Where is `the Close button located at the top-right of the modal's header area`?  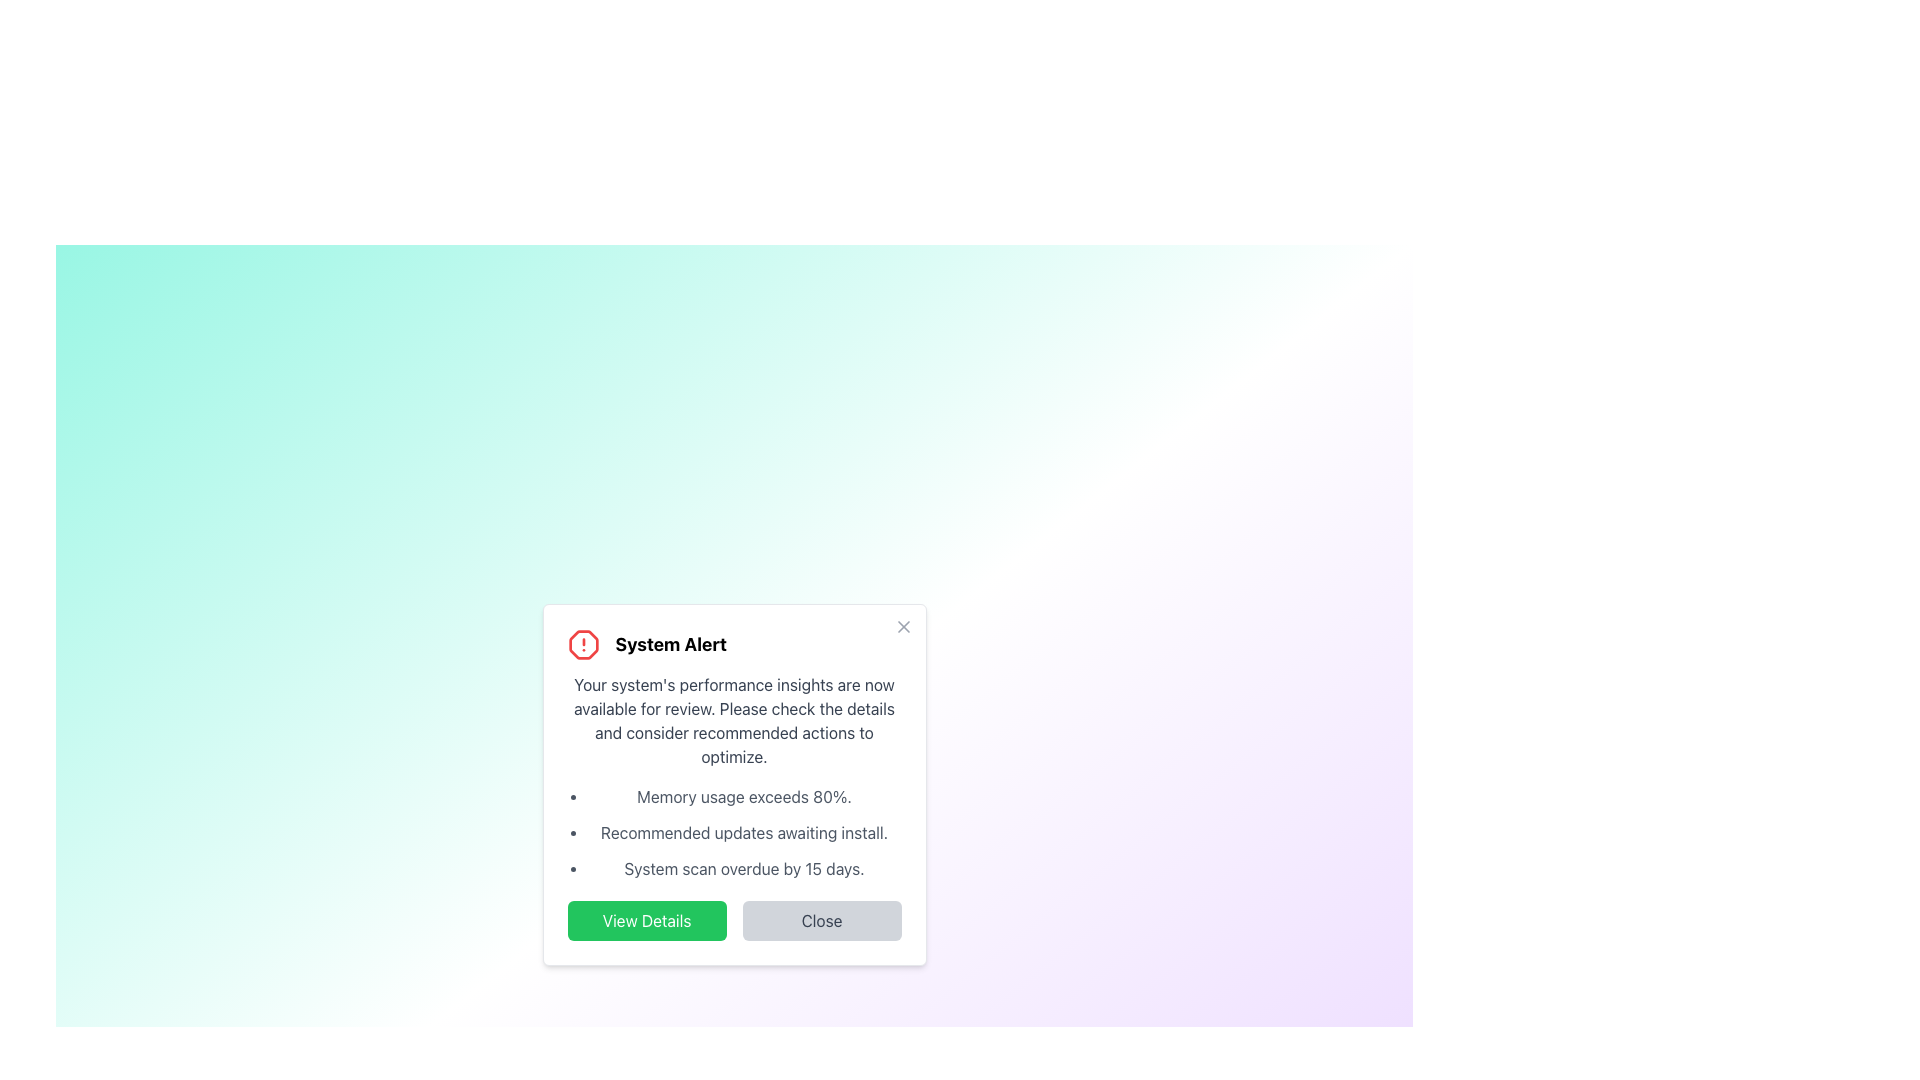 the Close button located at the top-right of the modal's header area is located at coordinates (902, 626).